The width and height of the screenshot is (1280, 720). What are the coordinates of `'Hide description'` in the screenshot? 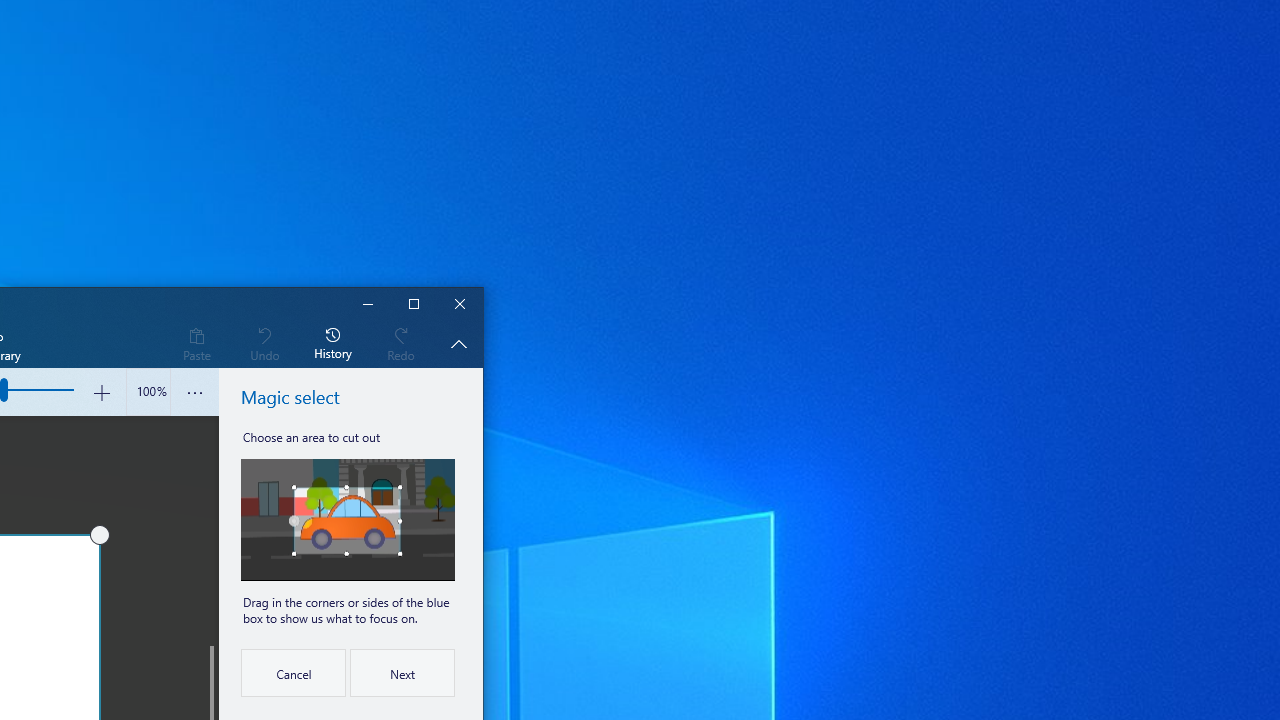 It's located at (457, 342).